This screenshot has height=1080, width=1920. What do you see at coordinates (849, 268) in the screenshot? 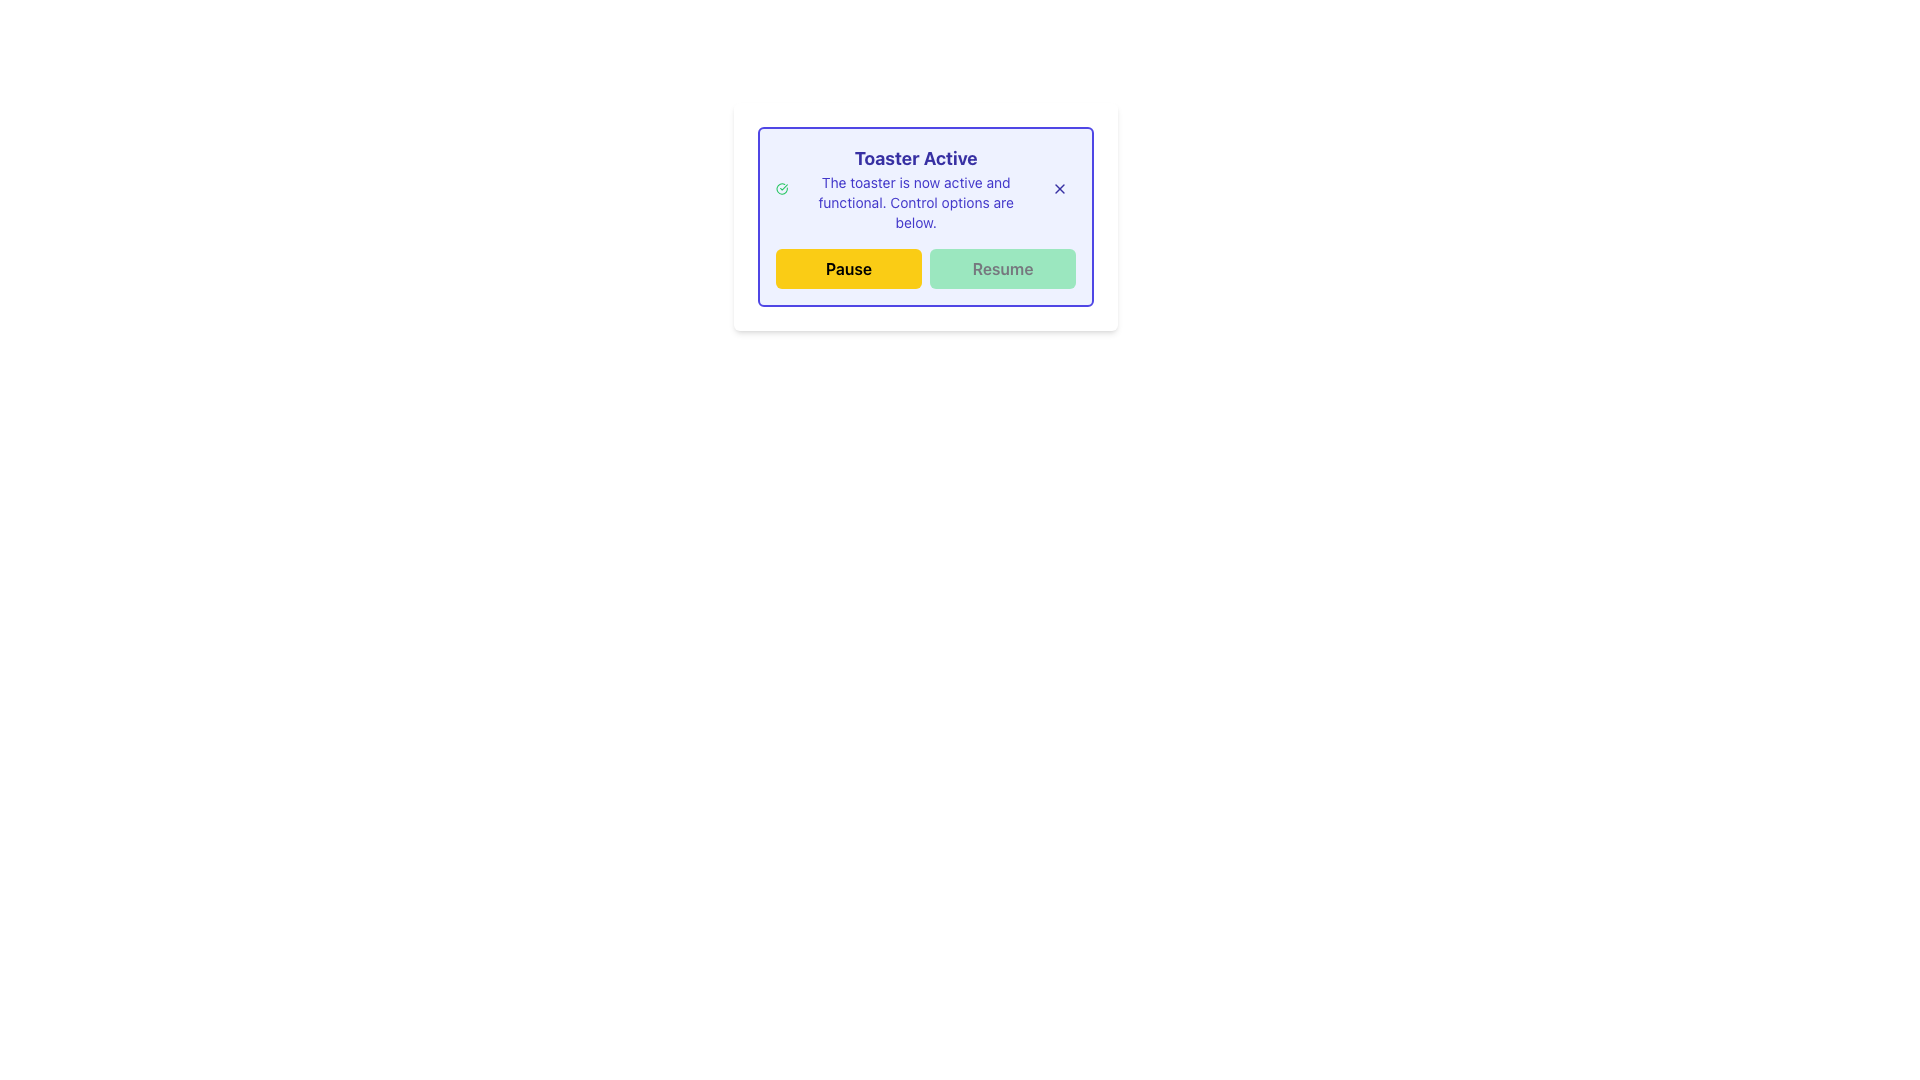
I see `the 'Pause' button, which is a rectangular button with a bold yellow background and black text, located below the message about the toaster's functionality` at bounding box center [849, 268].